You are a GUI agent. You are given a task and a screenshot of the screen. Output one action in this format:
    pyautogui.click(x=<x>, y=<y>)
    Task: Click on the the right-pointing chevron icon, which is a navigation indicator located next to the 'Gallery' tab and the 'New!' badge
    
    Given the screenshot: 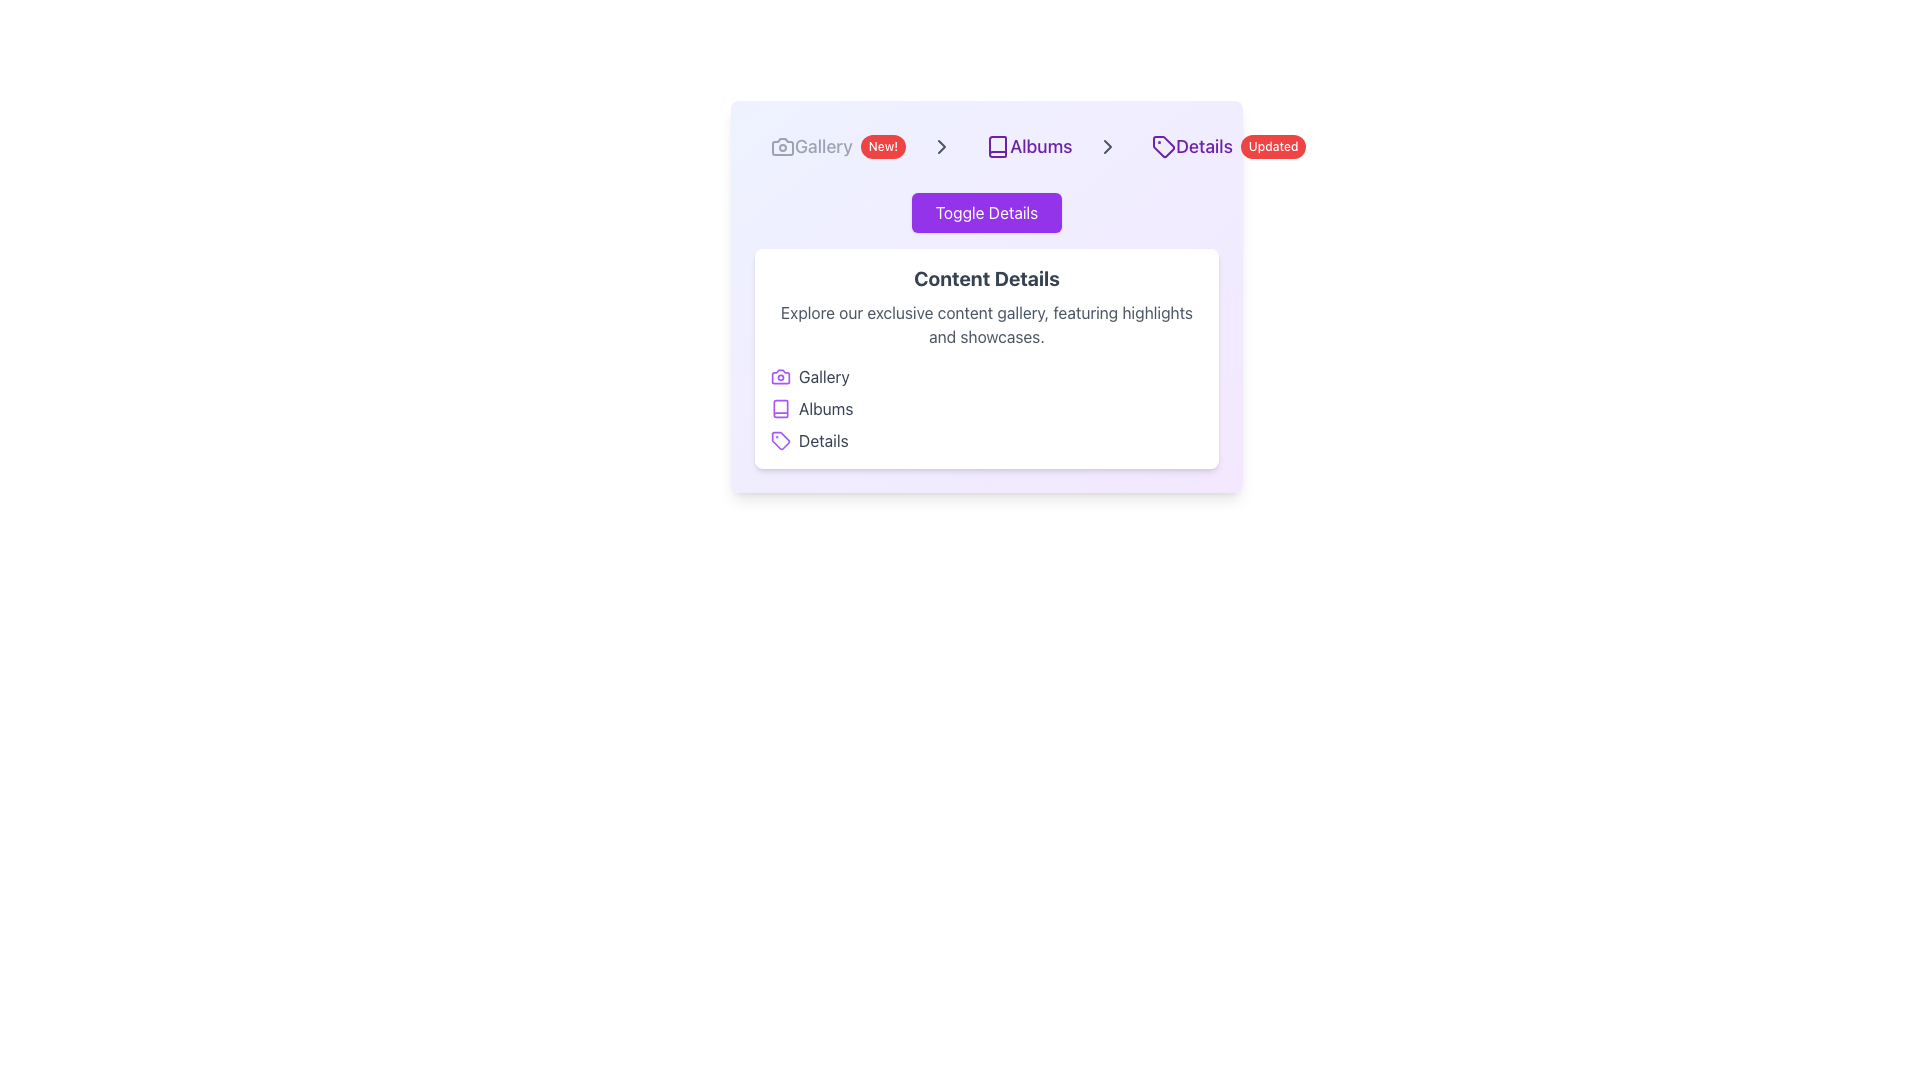 What is the action you would take?
    pyautogui.click(x=940, y=145)
    